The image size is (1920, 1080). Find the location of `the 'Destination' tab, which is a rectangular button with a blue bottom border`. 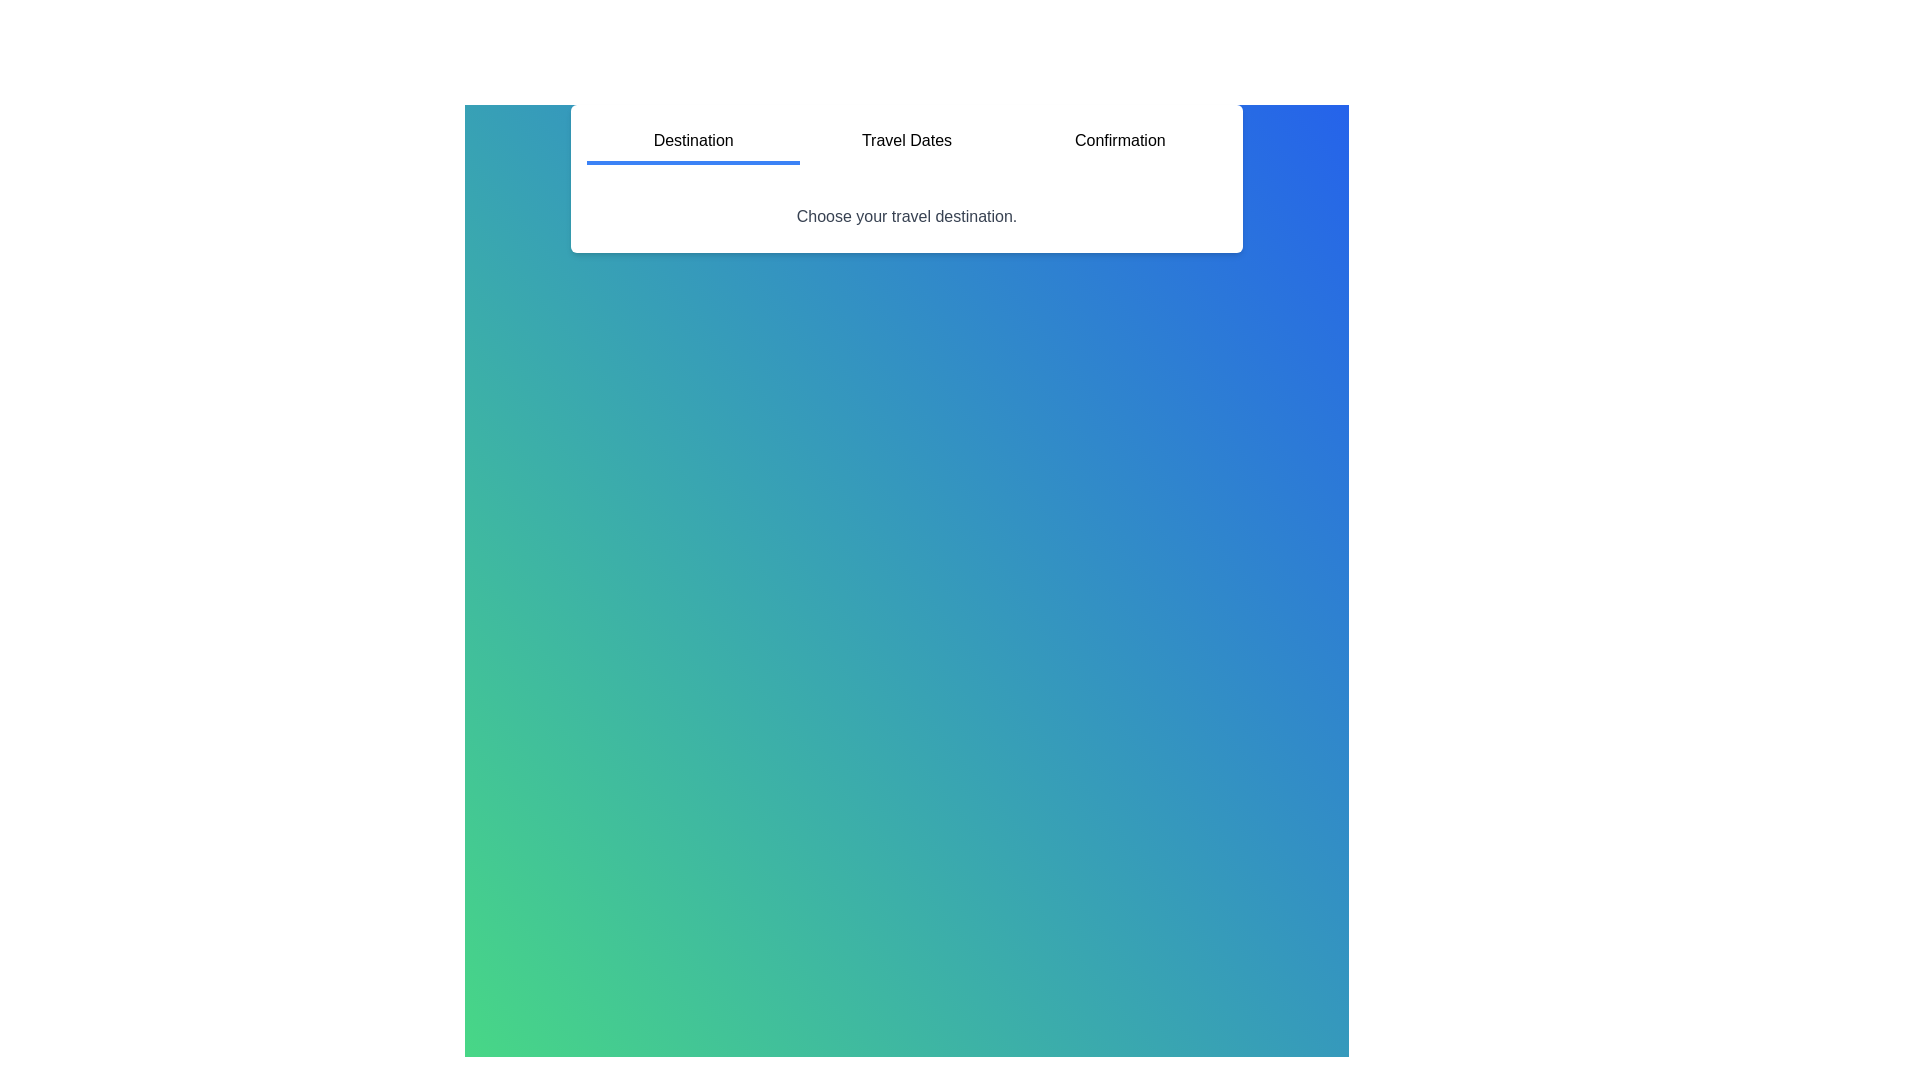

the 'Destination' tab, which is a rectangular button with a blue bottom border is located at coordinates (693, 141).